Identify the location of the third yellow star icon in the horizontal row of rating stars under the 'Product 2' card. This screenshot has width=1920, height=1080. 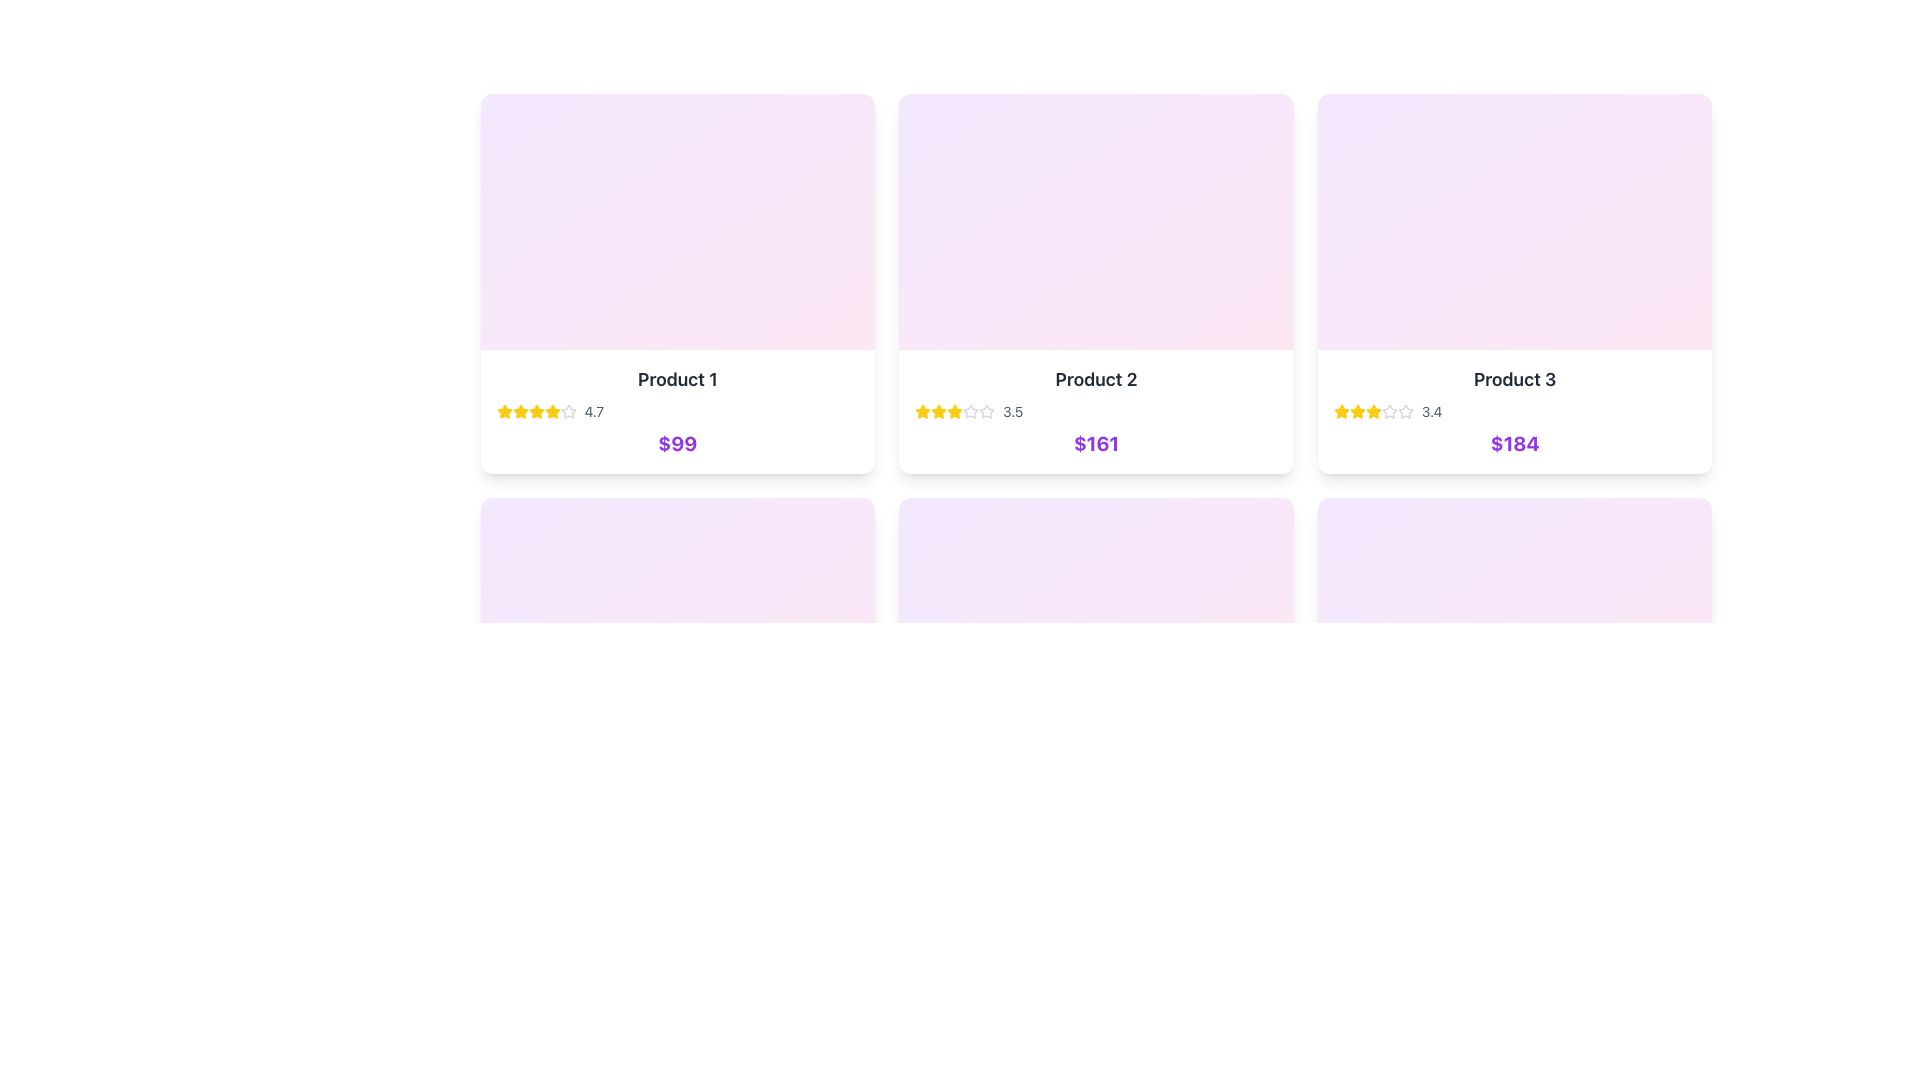
(938, 411).